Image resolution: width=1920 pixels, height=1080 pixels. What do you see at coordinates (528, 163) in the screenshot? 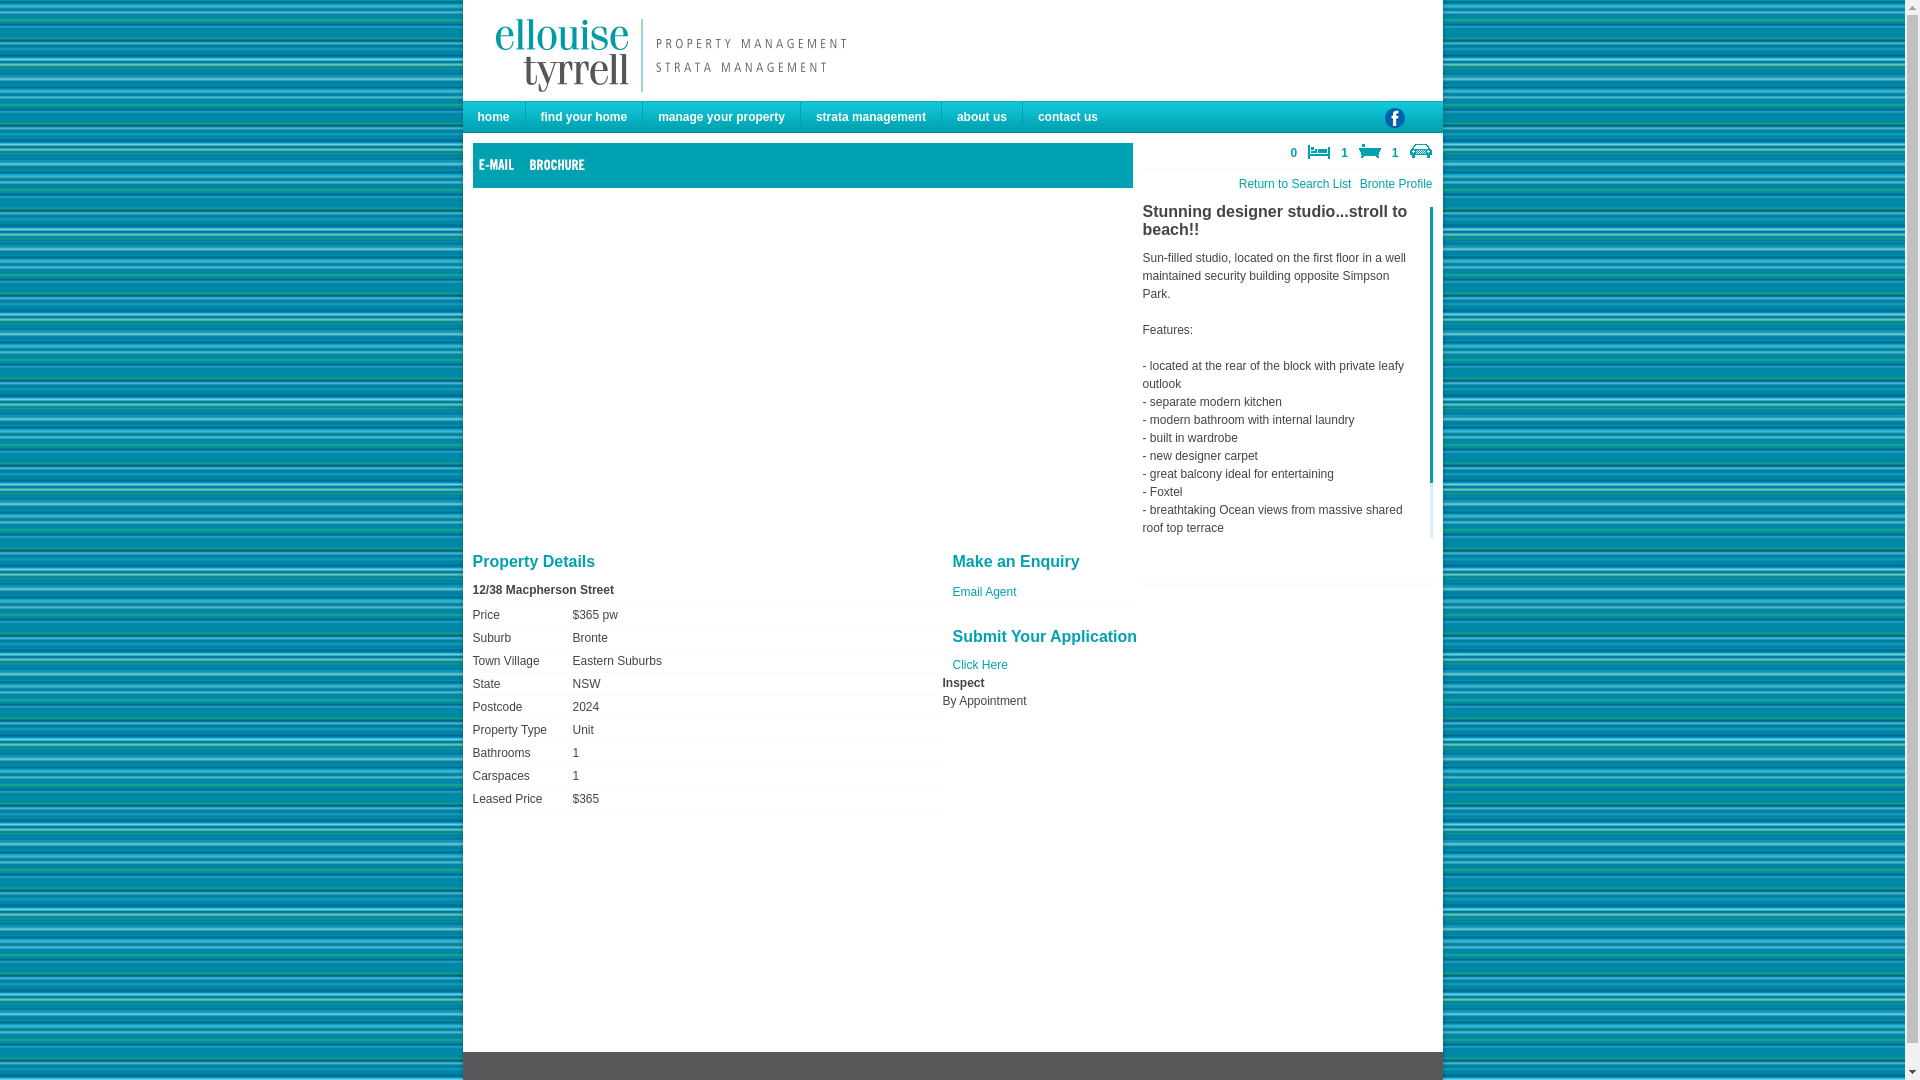
I see `'Property Brochure'` at bounding box center [528, 163].